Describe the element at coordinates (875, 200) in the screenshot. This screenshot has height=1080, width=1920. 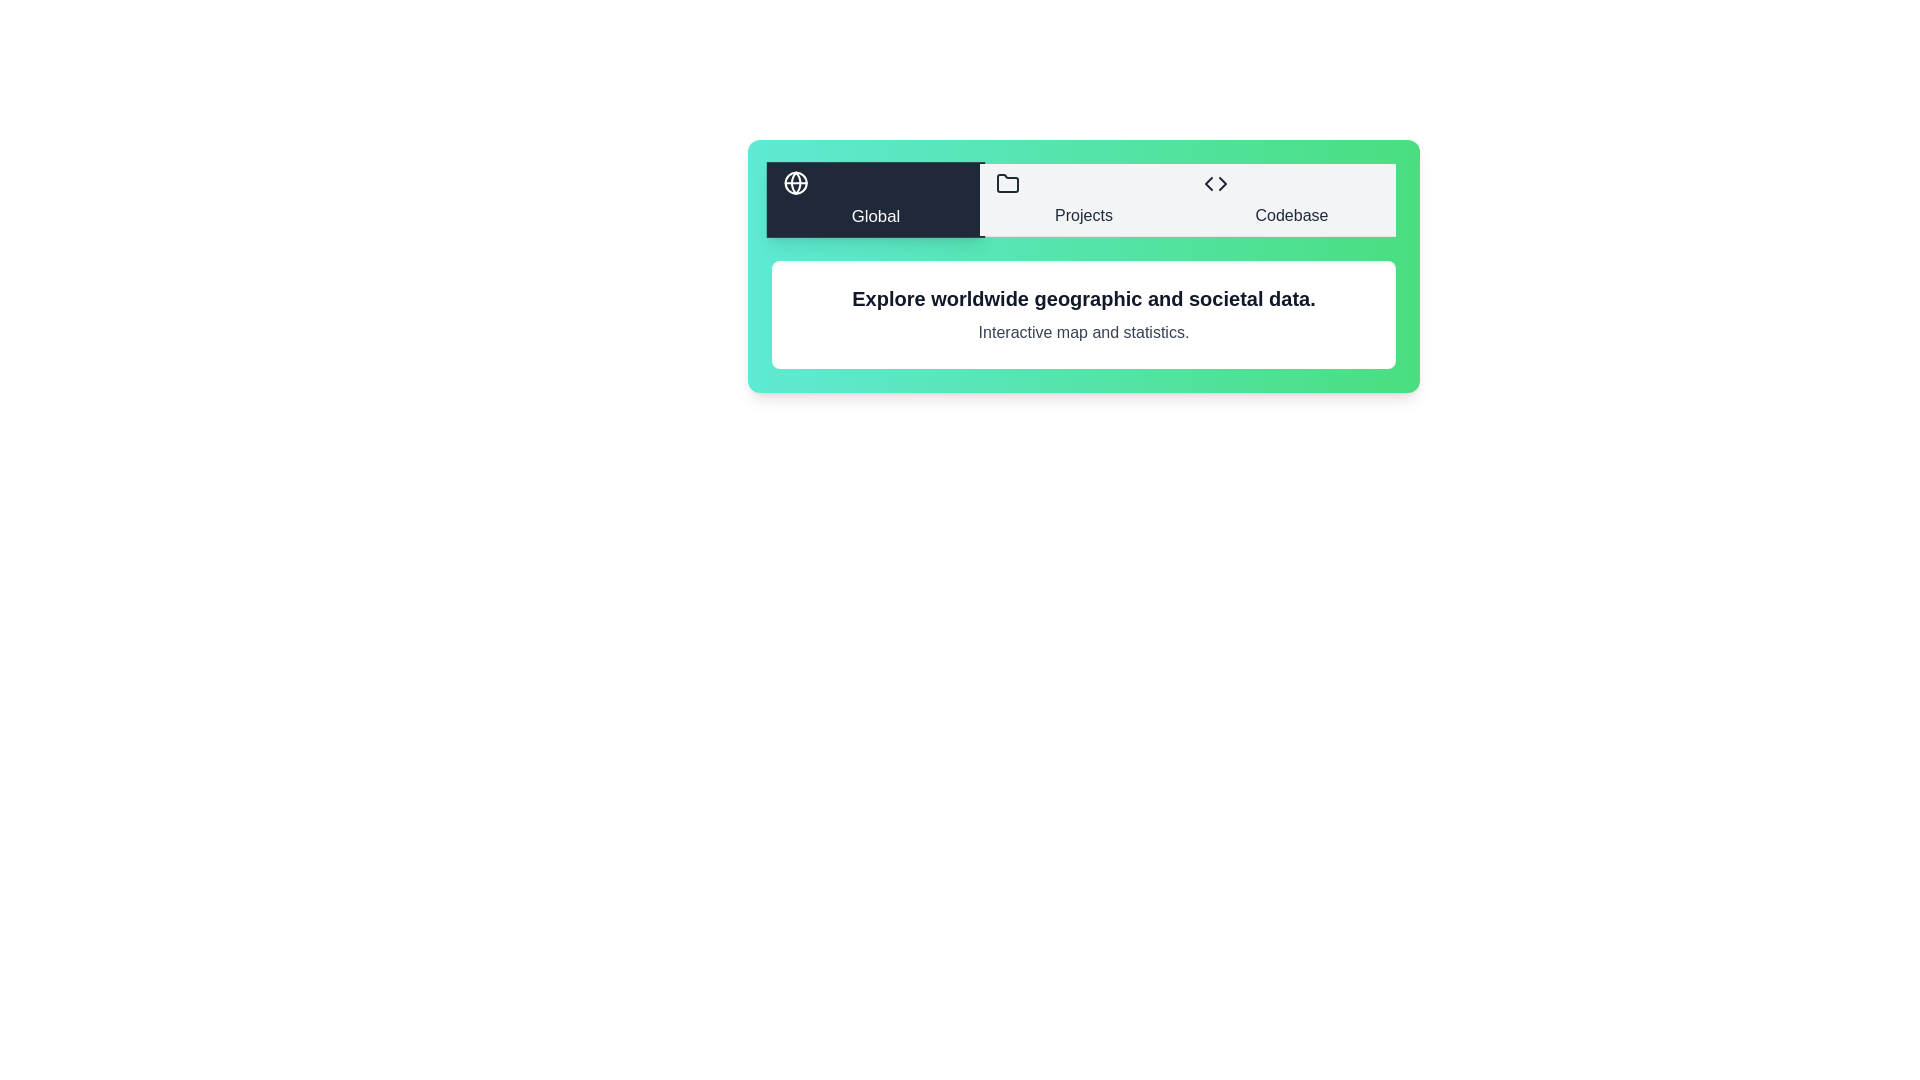
I see `the Global tab` at that location.